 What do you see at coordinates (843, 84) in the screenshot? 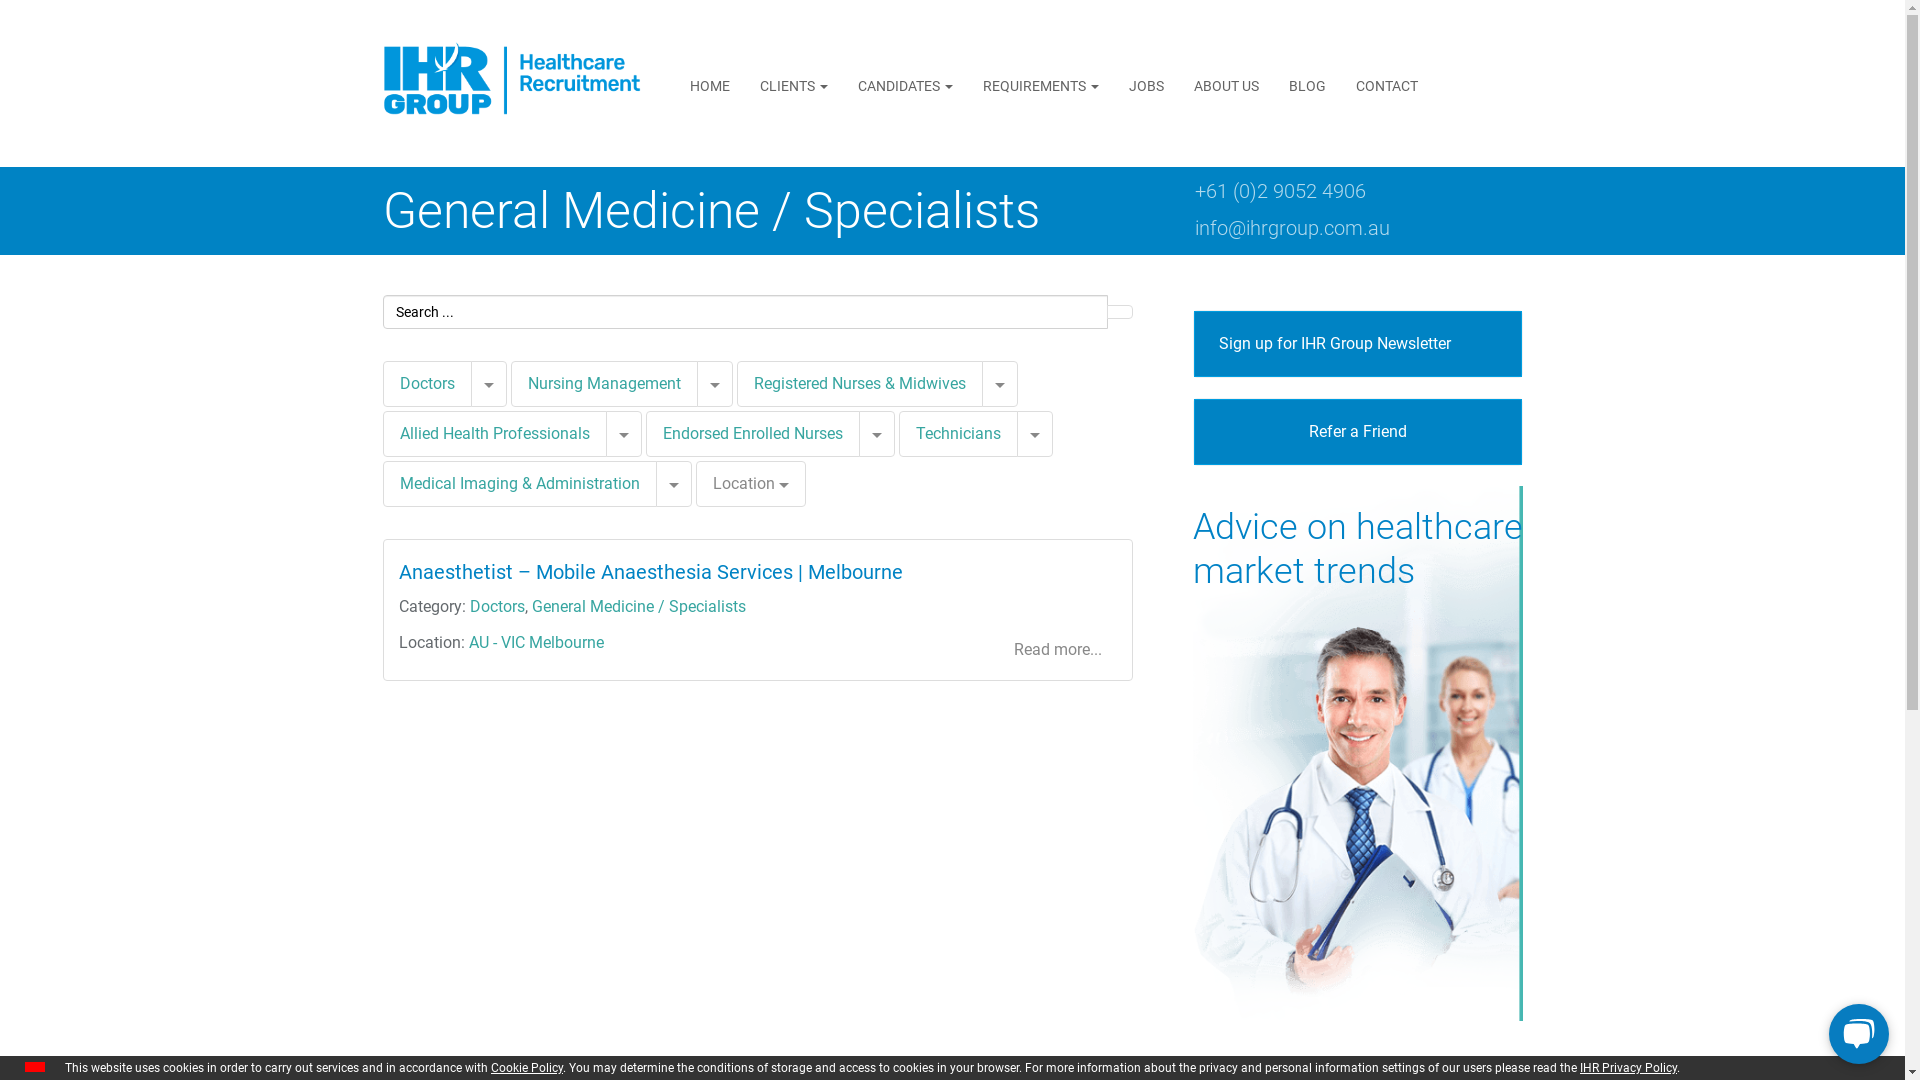
I see `'CANDIDATES'` at bounding box center [843, 84].